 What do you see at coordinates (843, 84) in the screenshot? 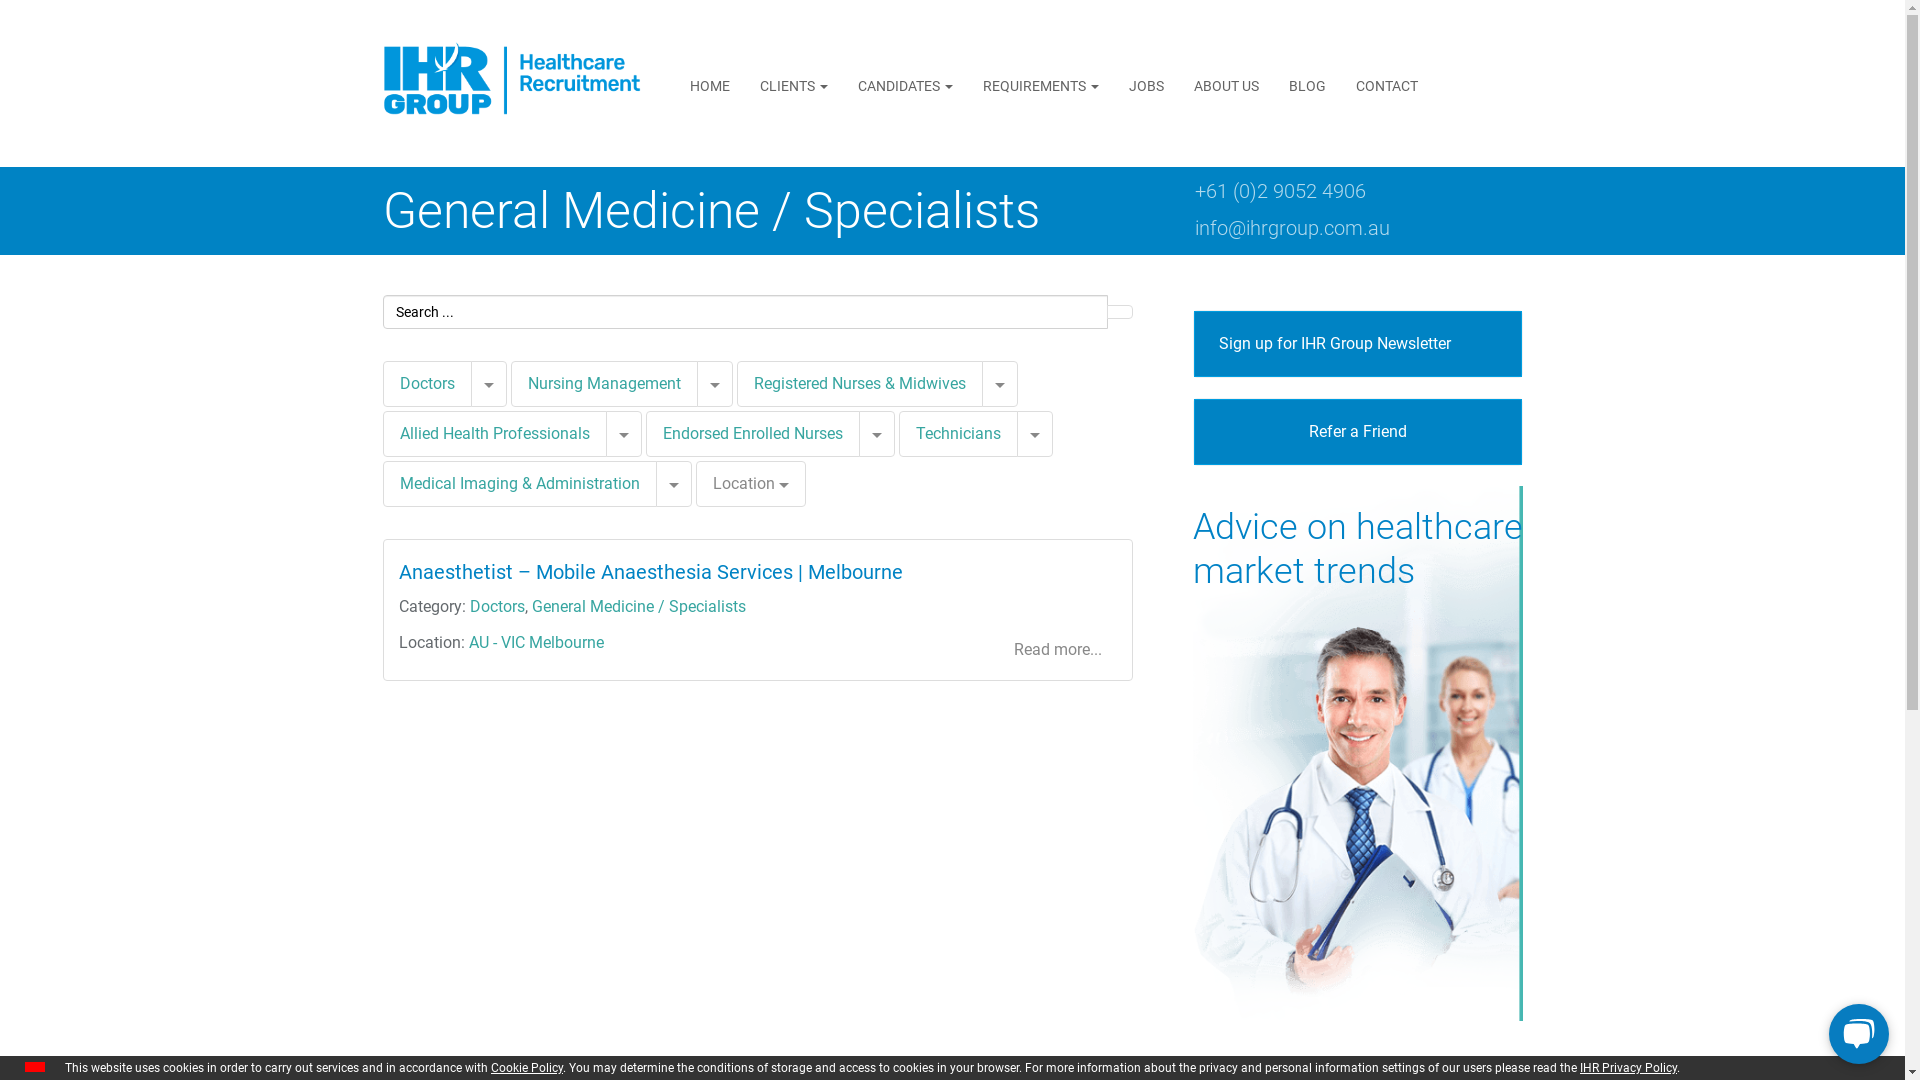
I see `'CANDIDATES'` at bounding box center [843, 84].